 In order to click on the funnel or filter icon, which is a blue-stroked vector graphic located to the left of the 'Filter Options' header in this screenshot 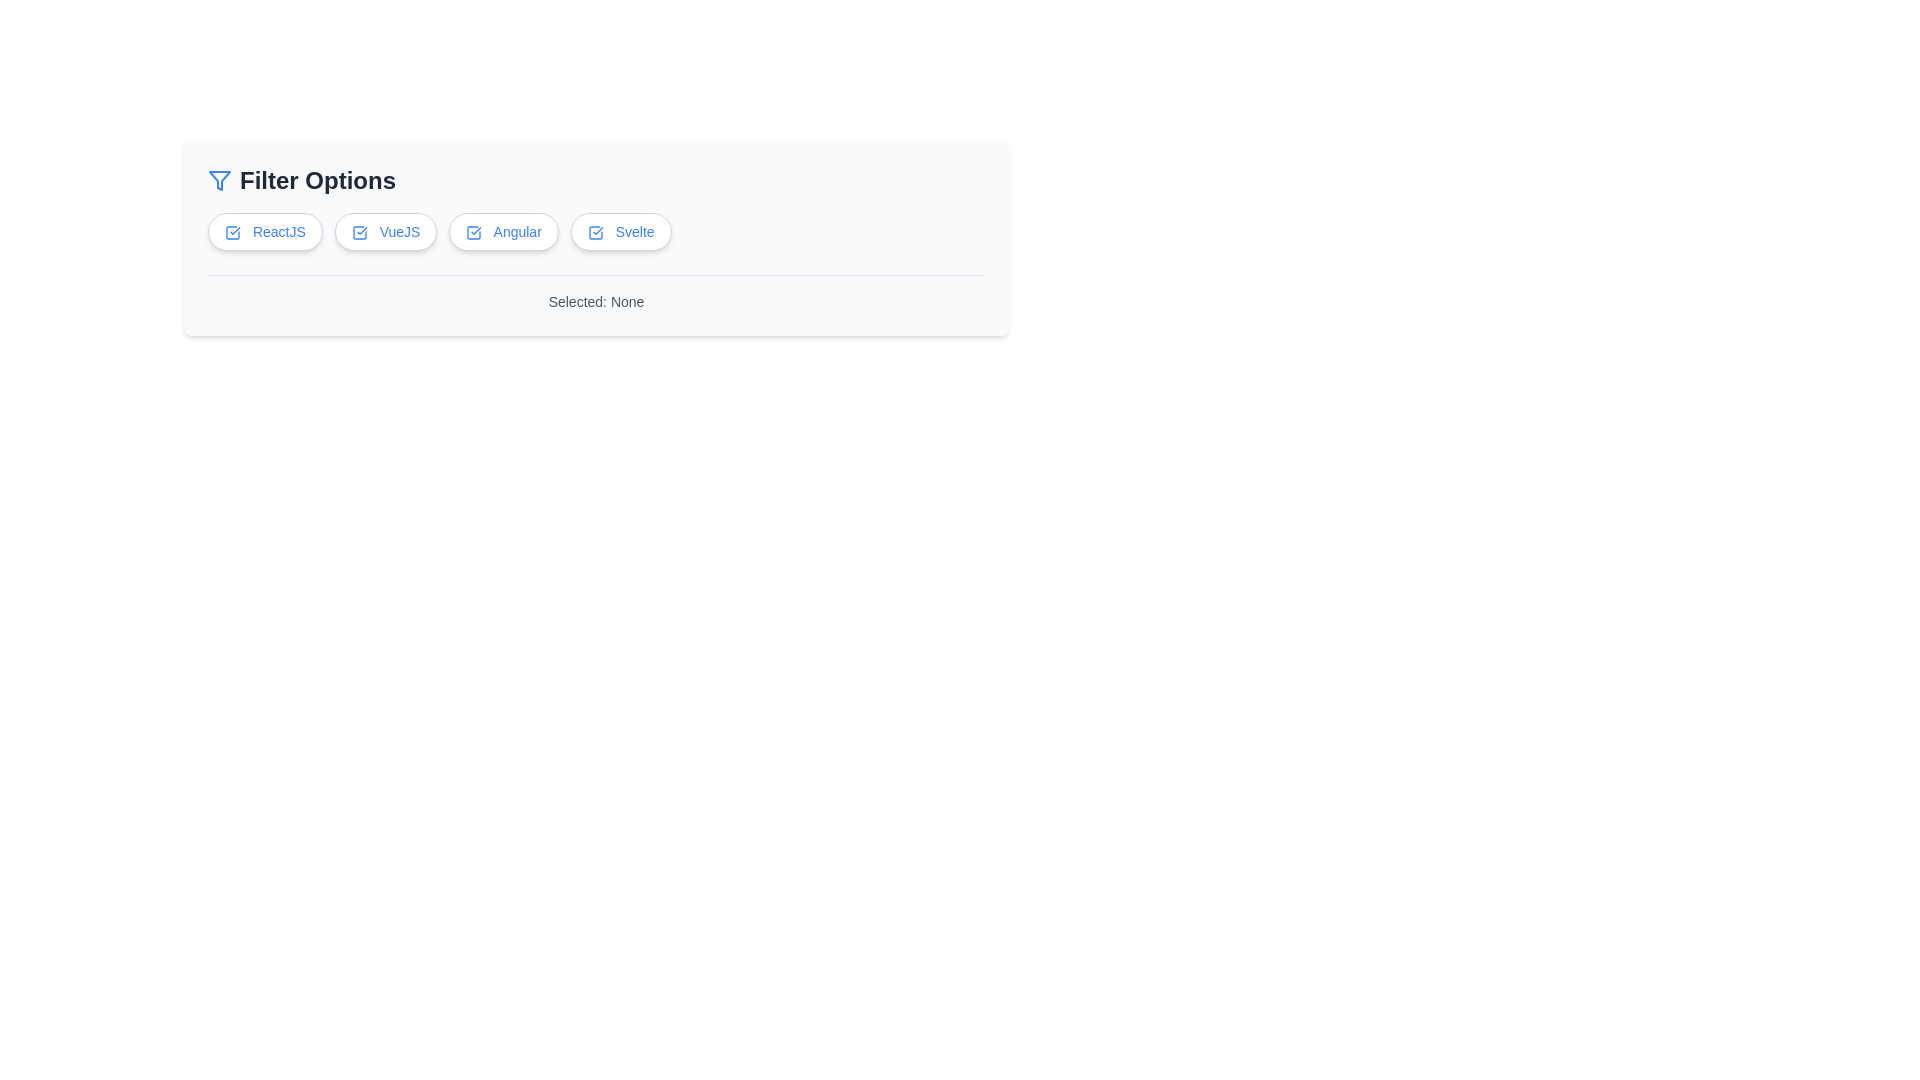, I will do `click(220, 181)`.